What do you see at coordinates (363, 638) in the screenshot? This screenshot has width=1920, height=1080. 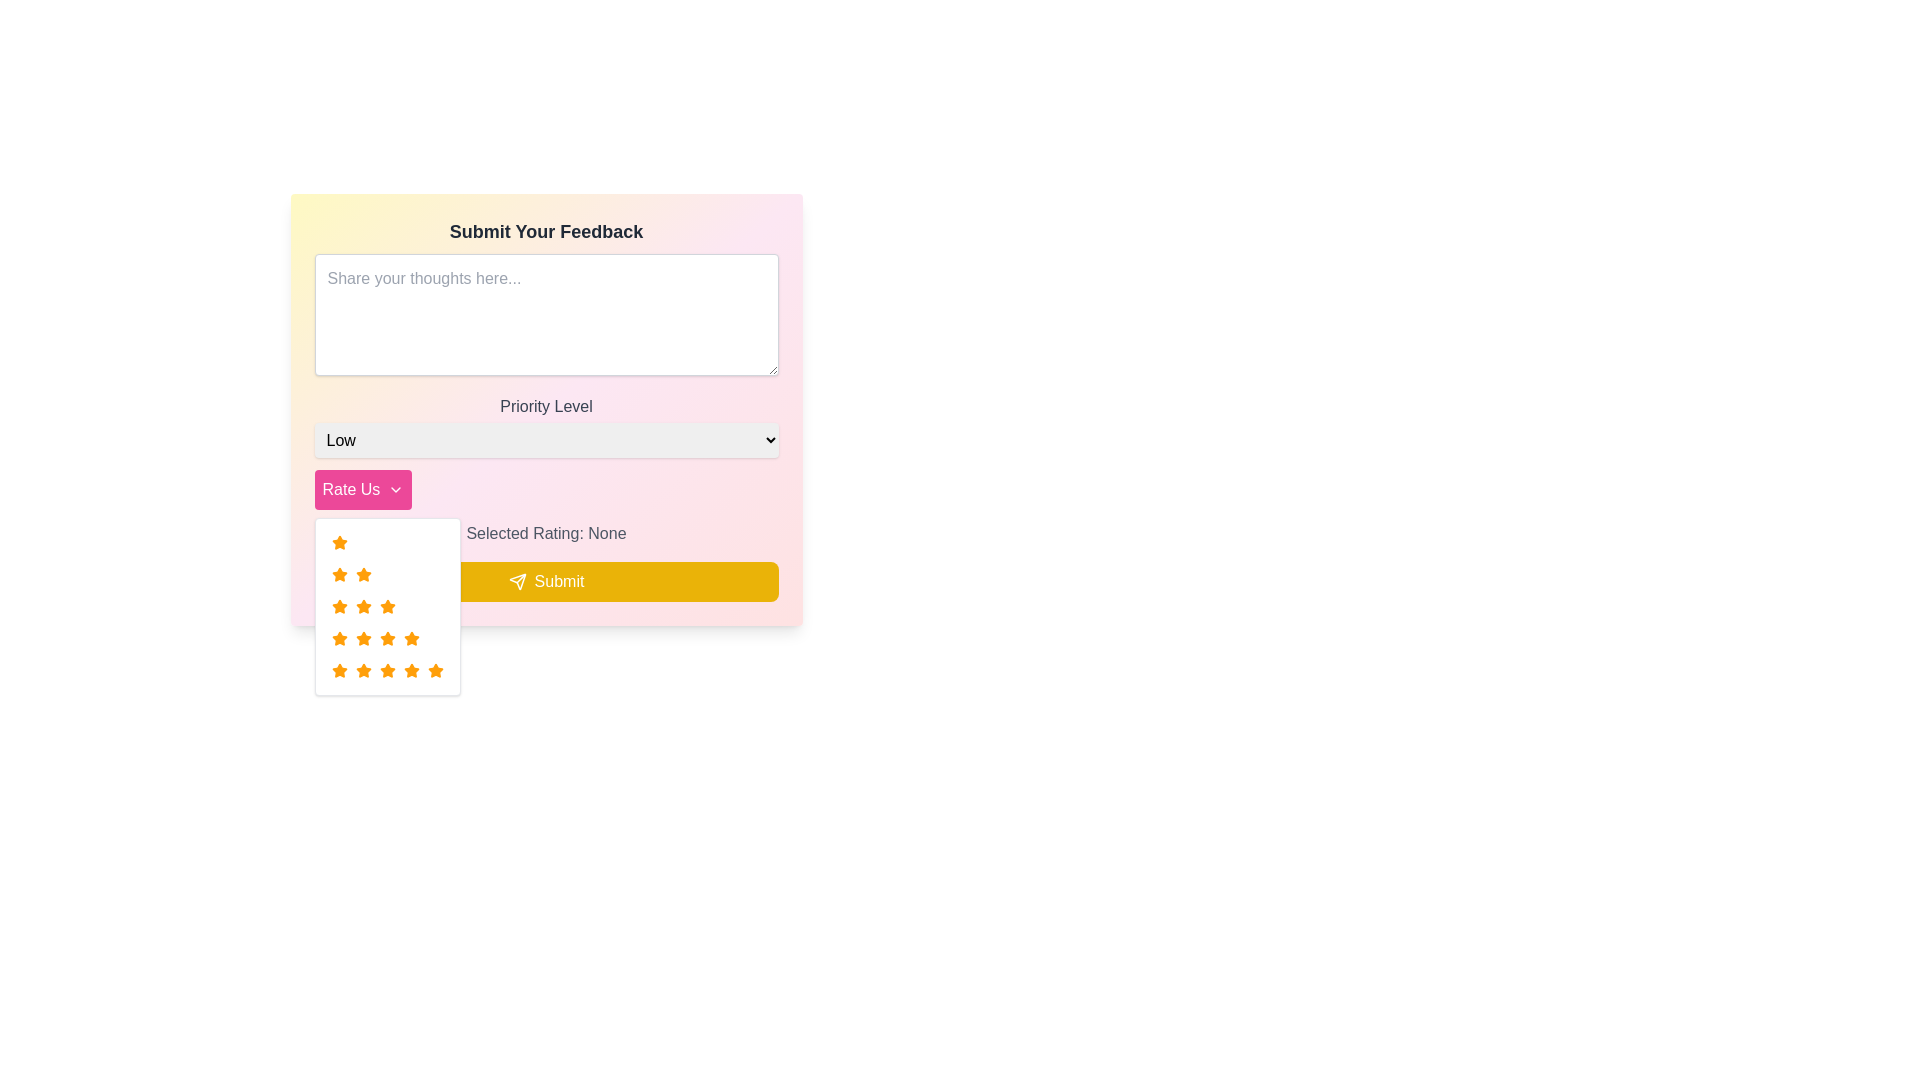 I see `the seventh star in the second row of the rating dropdown menu` at bounding box center [363, 638].